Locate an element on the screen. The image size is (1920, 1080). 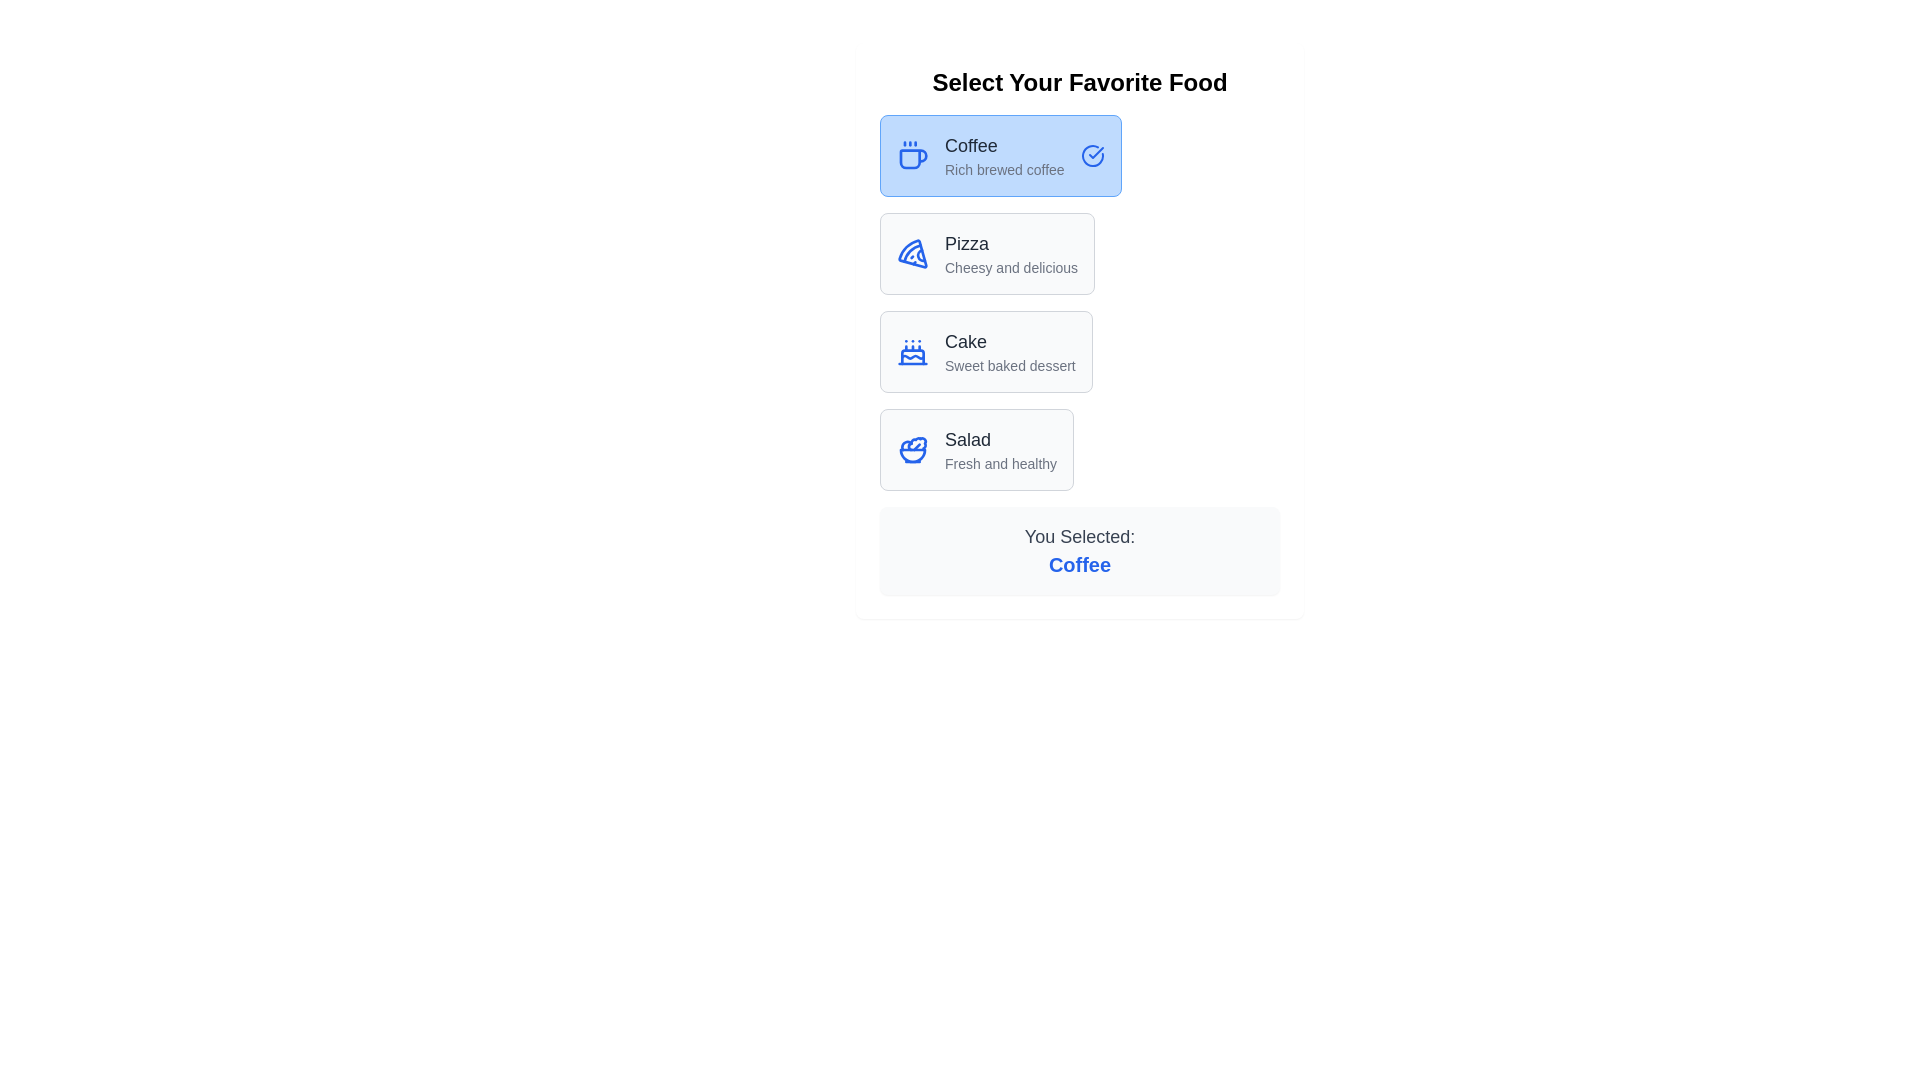
the SVG checkmark symbol indicating selection next to the text 'Coffee' in the highlighted card is located at coordinates (1095, 152).